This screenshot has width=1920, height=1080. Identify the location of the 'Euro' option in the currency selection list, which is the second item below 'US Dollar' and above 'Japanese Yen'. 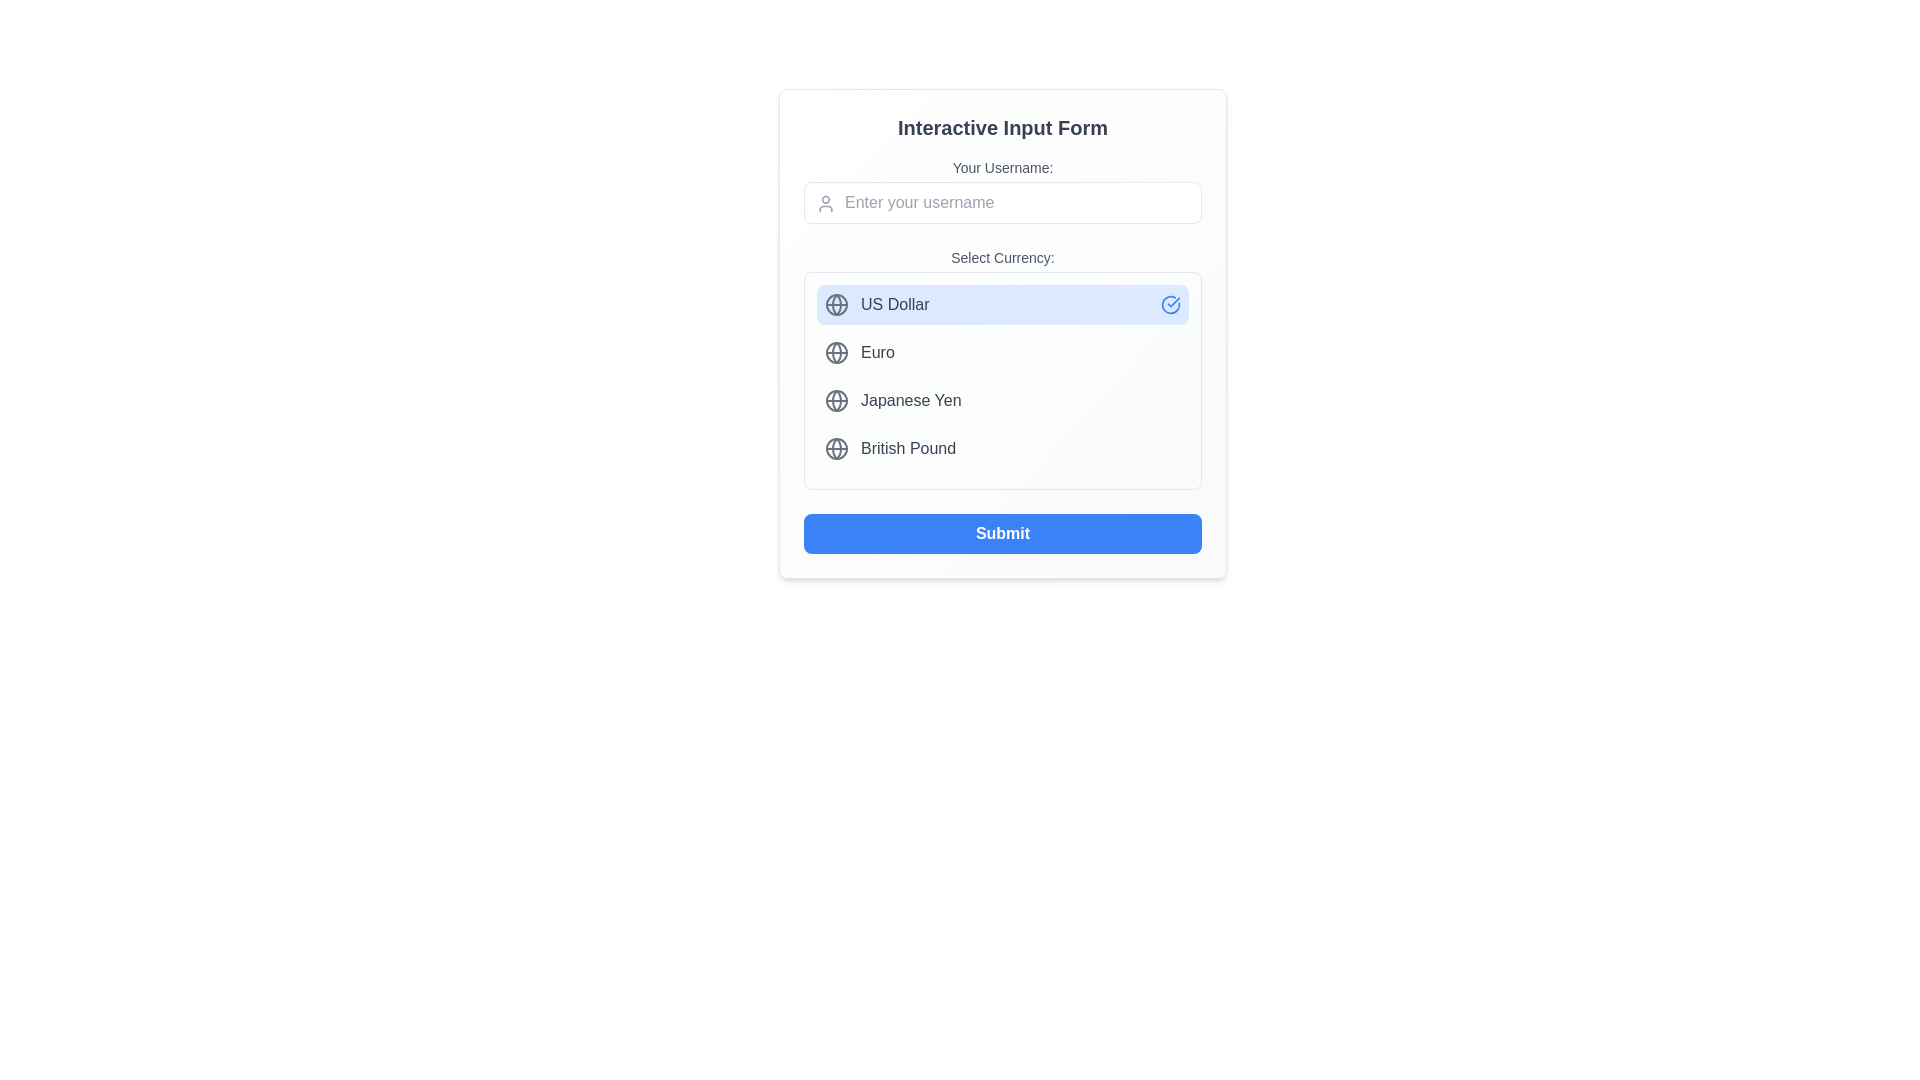
(1003, 352).